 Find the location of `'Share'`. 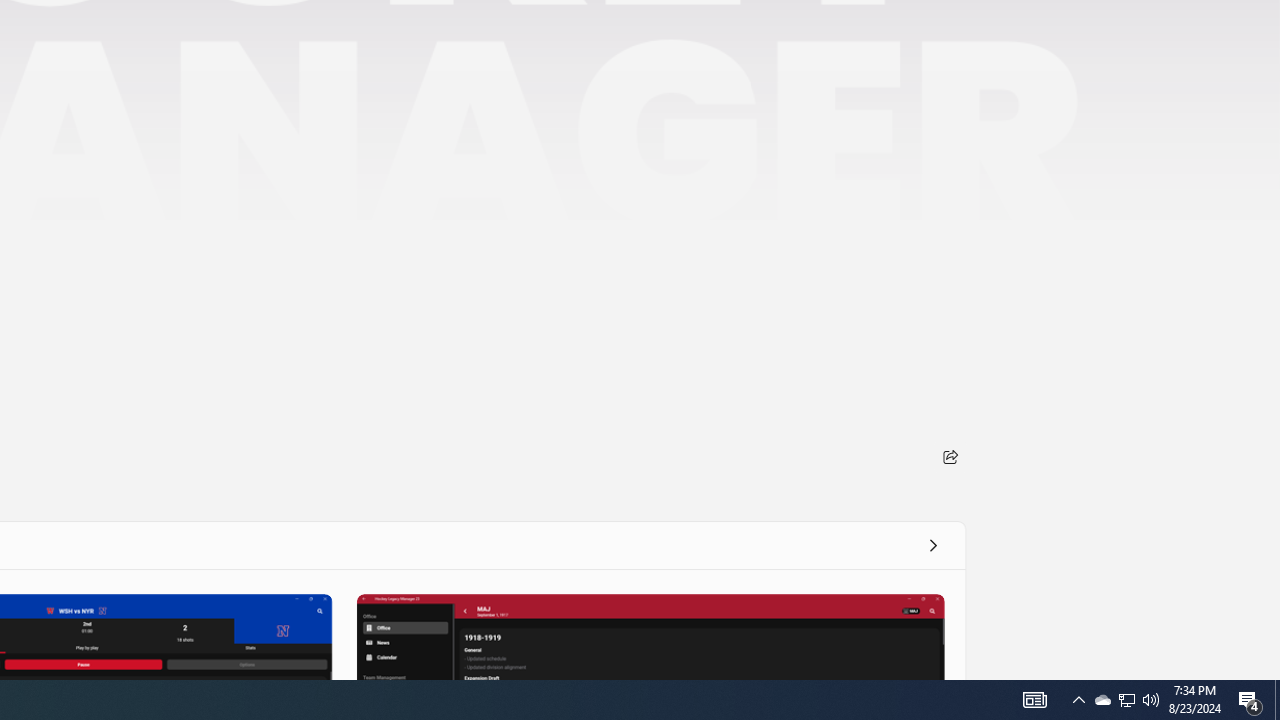

'Share' is located at coordinates (949, 456).